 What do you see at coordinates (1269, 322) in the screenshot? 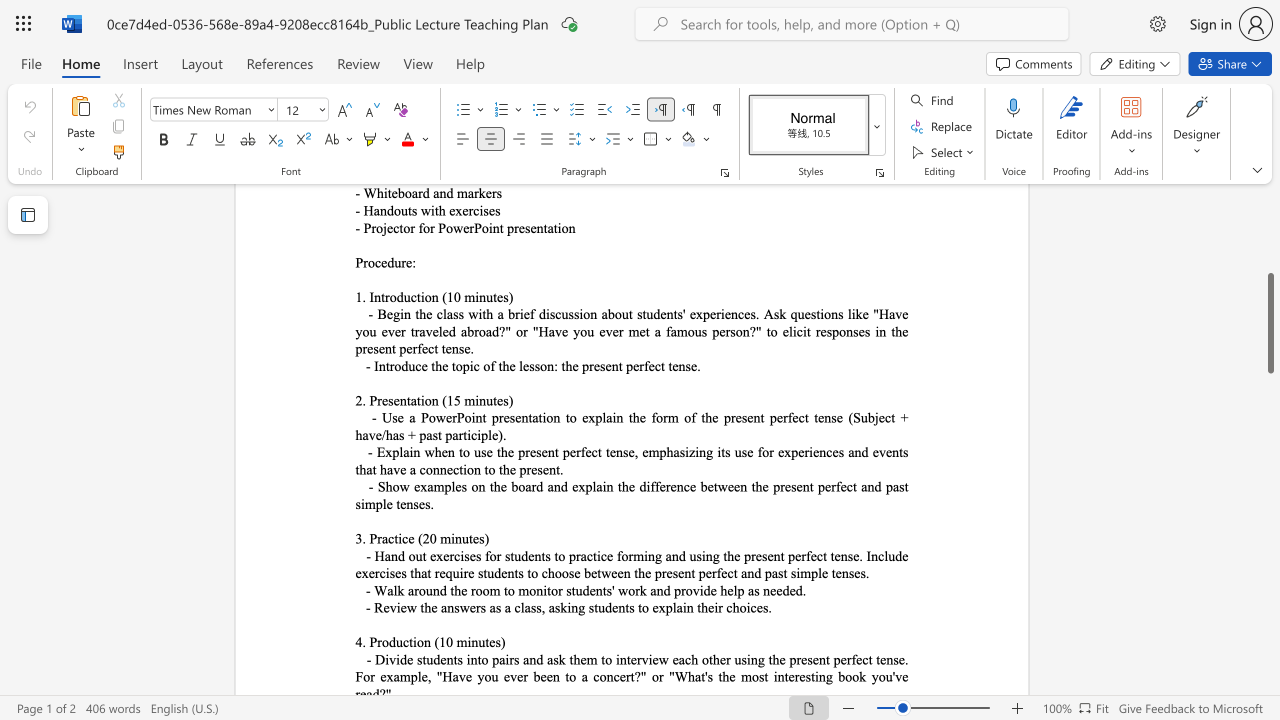
I see `the scrollbar and move down 460 pixels` at bounding box center [1269, 322].